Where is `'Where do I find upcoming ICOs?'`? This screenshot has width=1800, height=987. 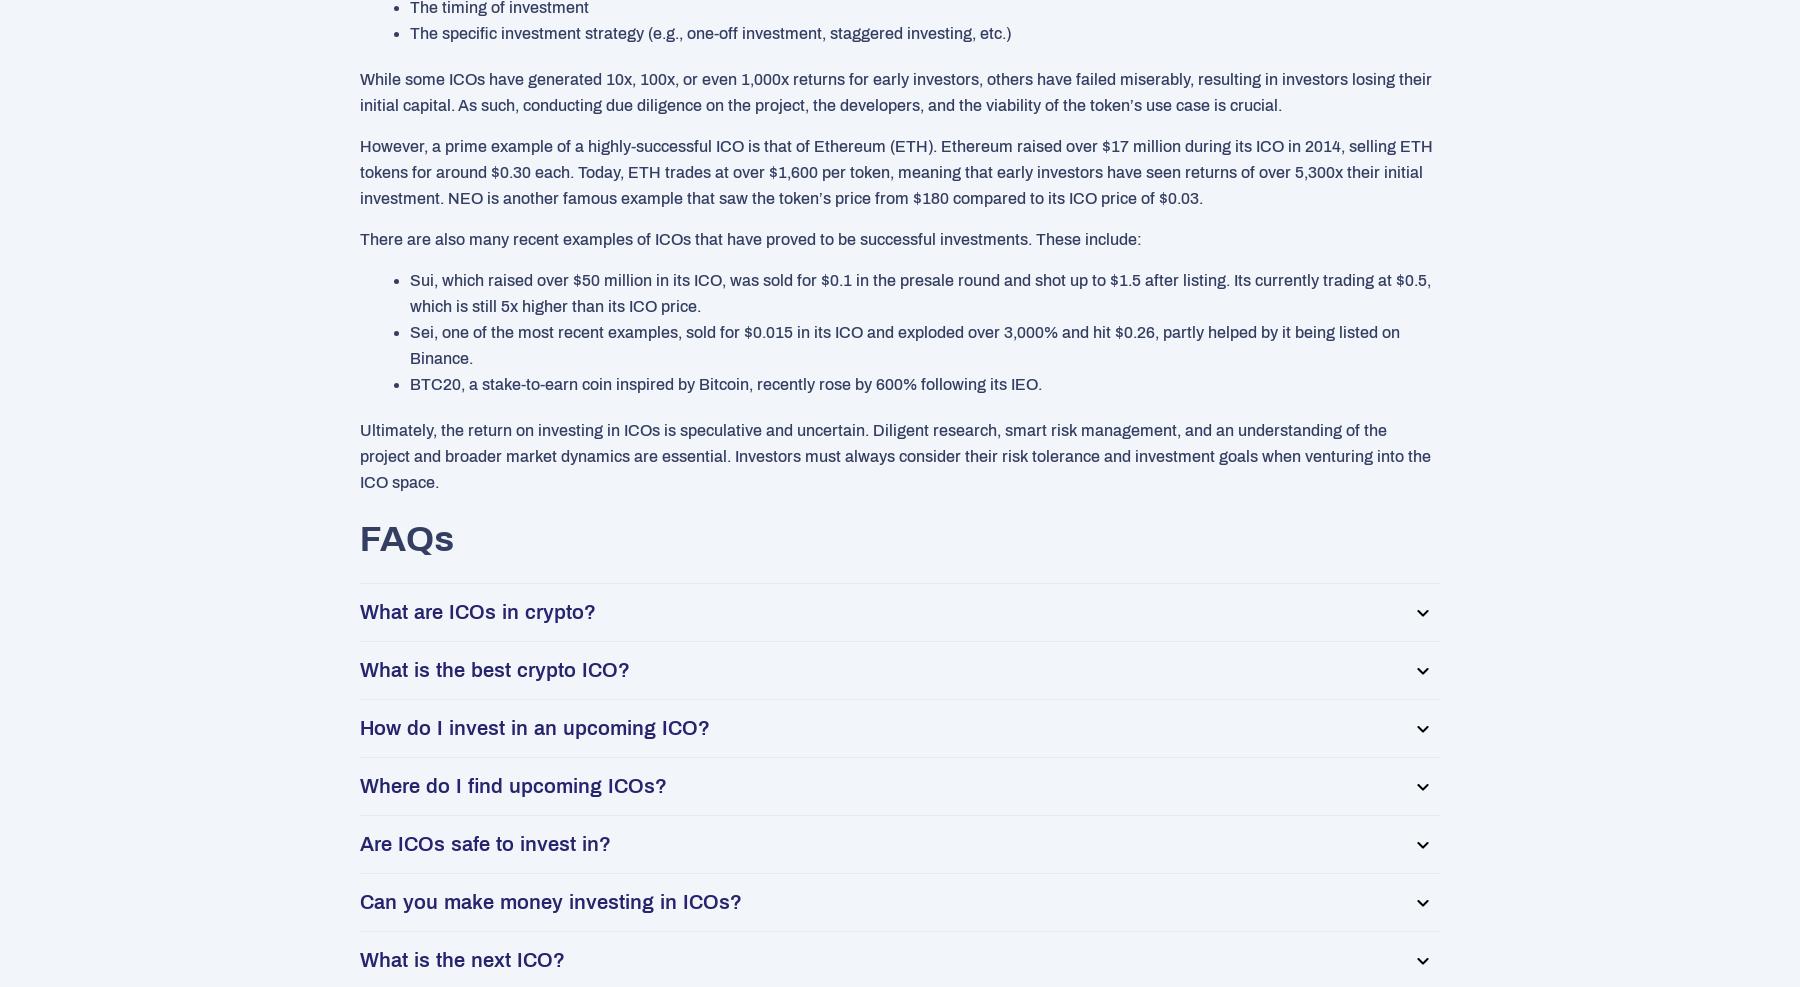 'Where do I find upcoming ICOs?' is located at coordinates (512, 786).